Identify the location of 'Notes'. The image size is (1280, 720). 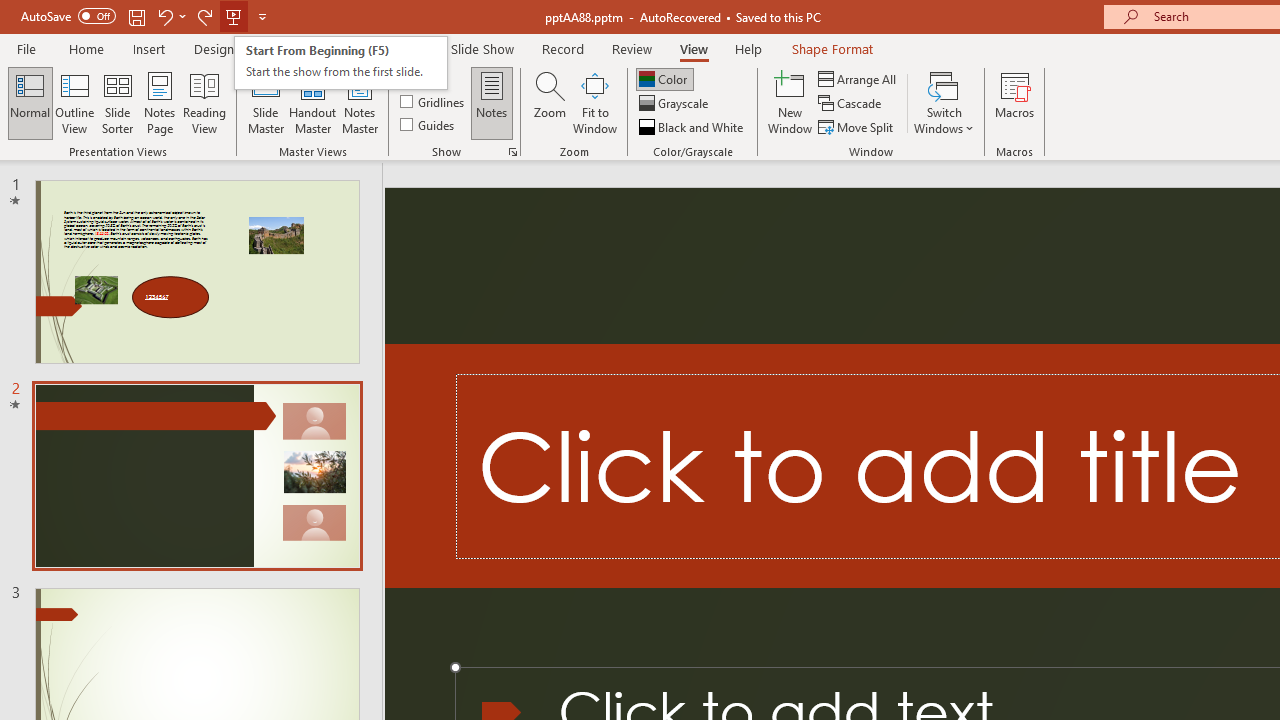
(492, 103).